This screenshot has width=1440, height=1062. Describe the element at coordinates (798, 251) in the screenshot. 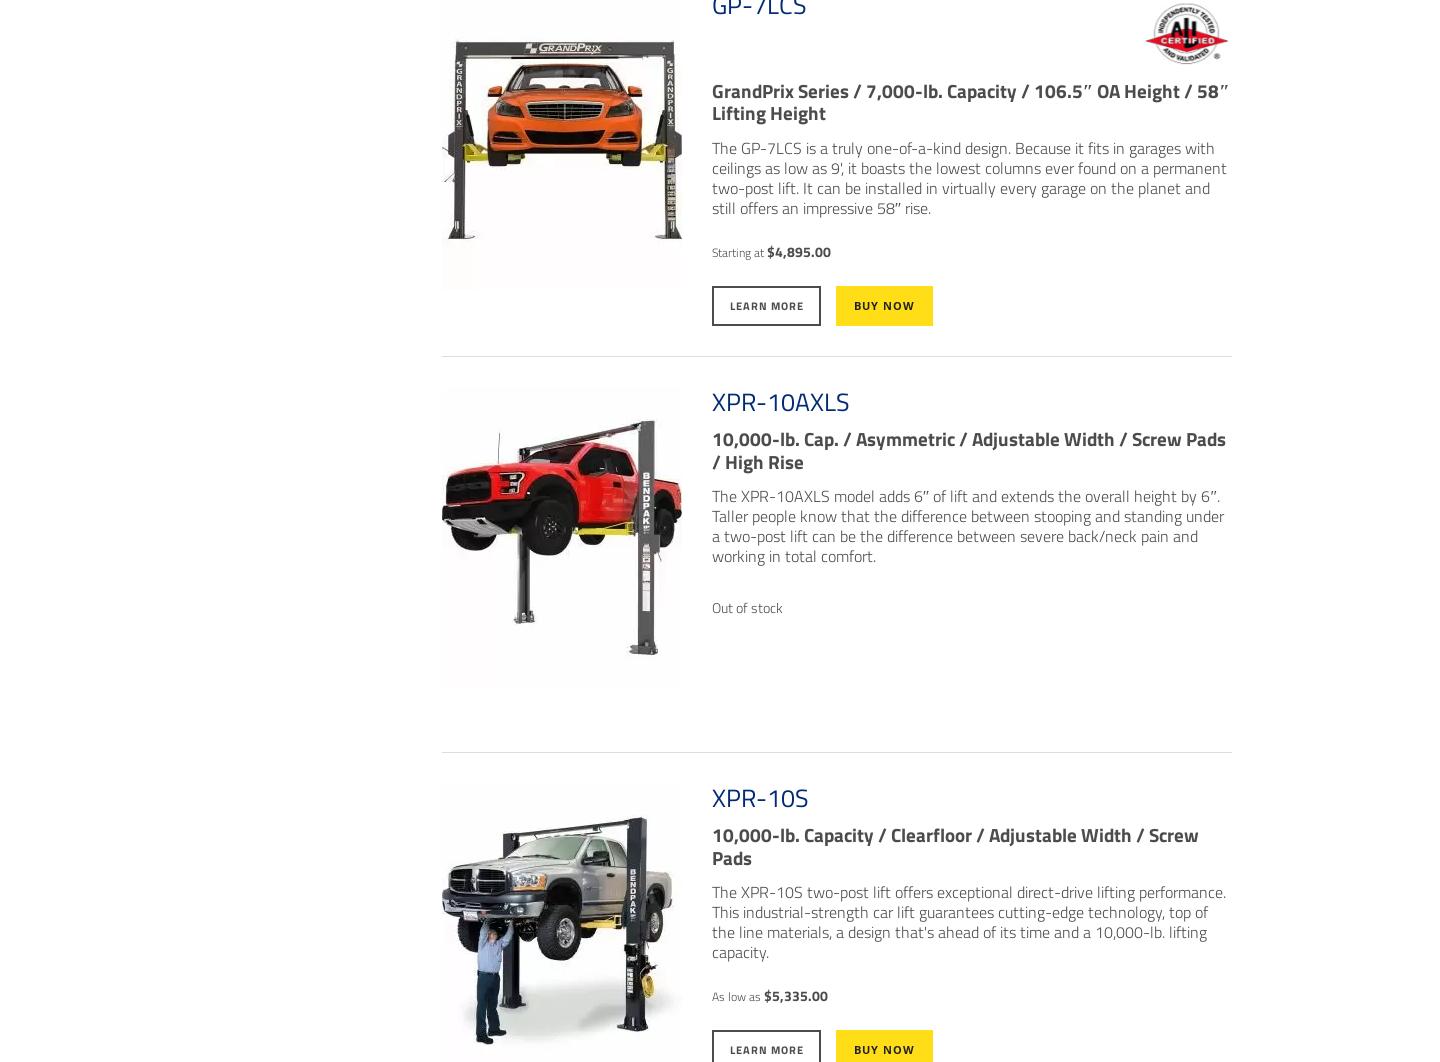

I see `'$4,895.00'` at that location.